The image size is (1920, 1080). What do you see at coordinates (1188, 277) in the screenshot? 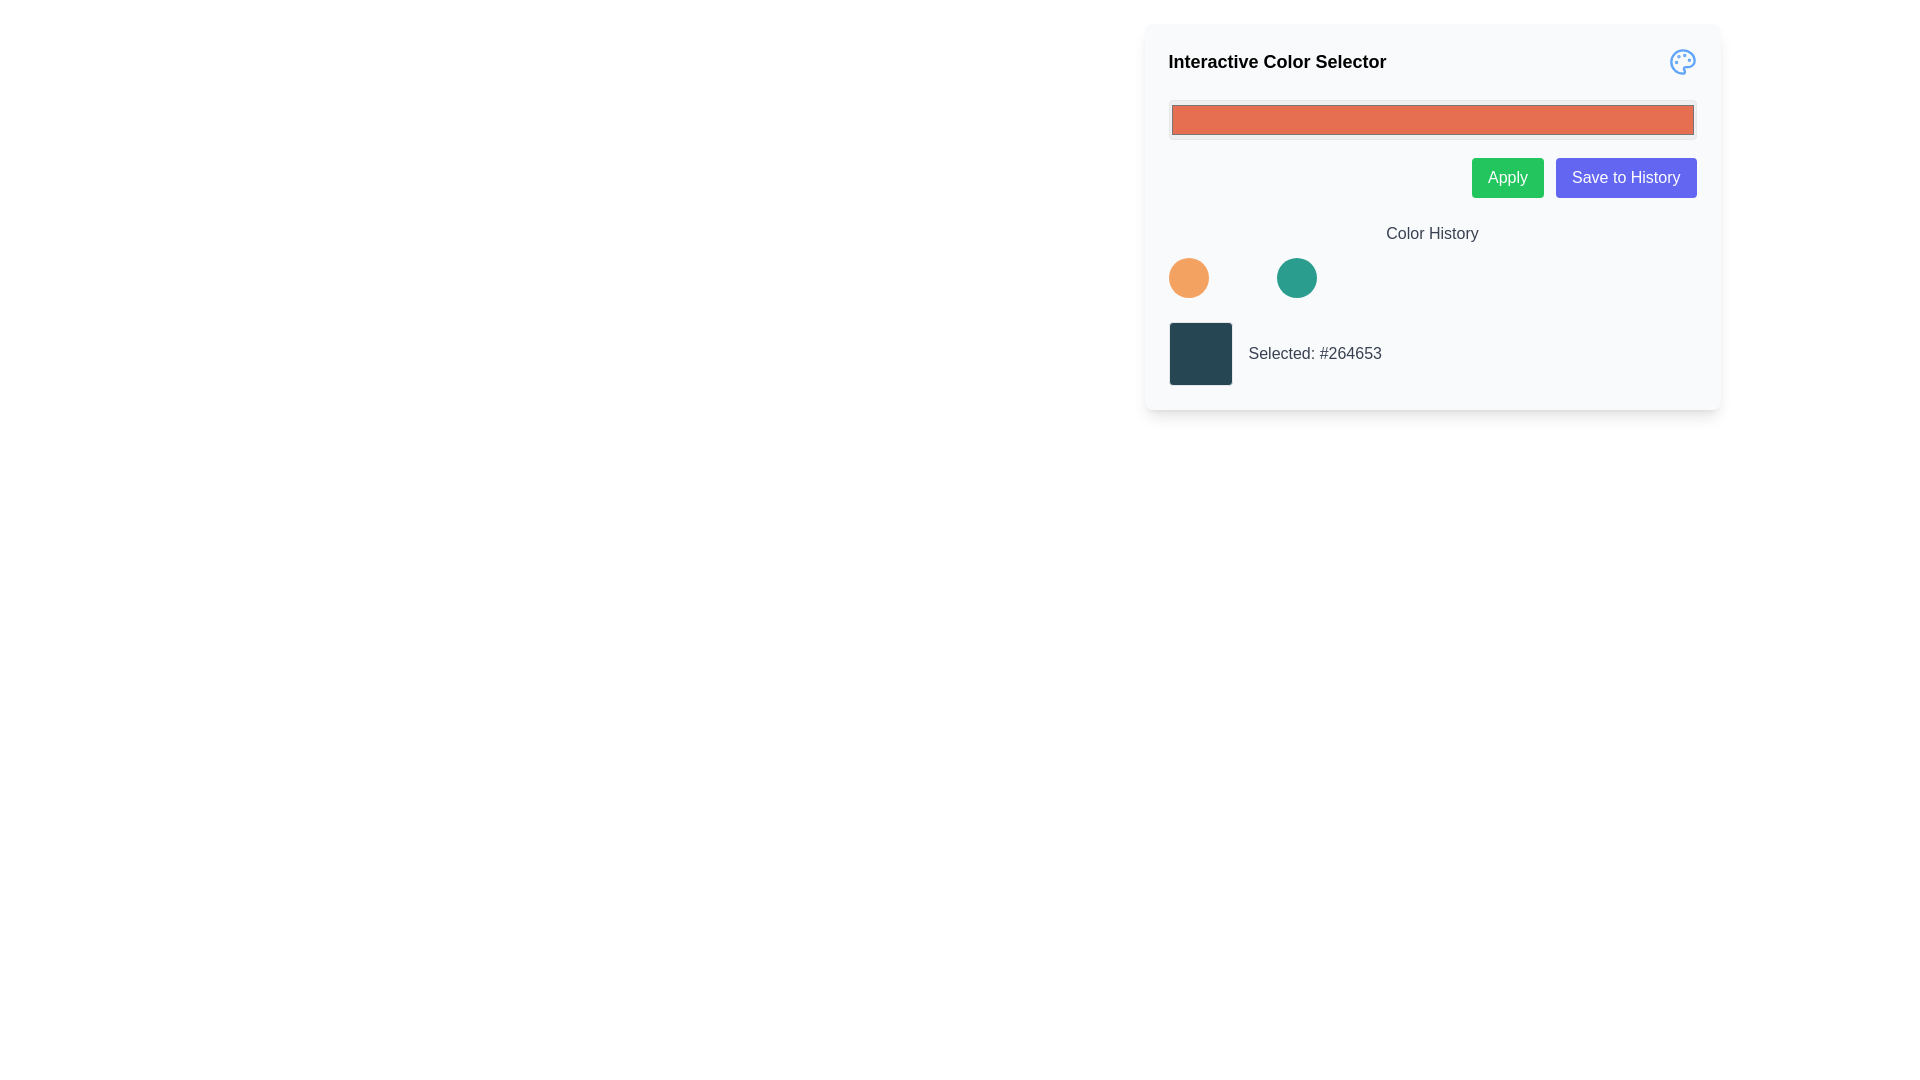
I see `the static visual representation of the orange color in the color selector tool, positioned at the first column of the horizontal grid layout` at bounding box center [1188, 277].